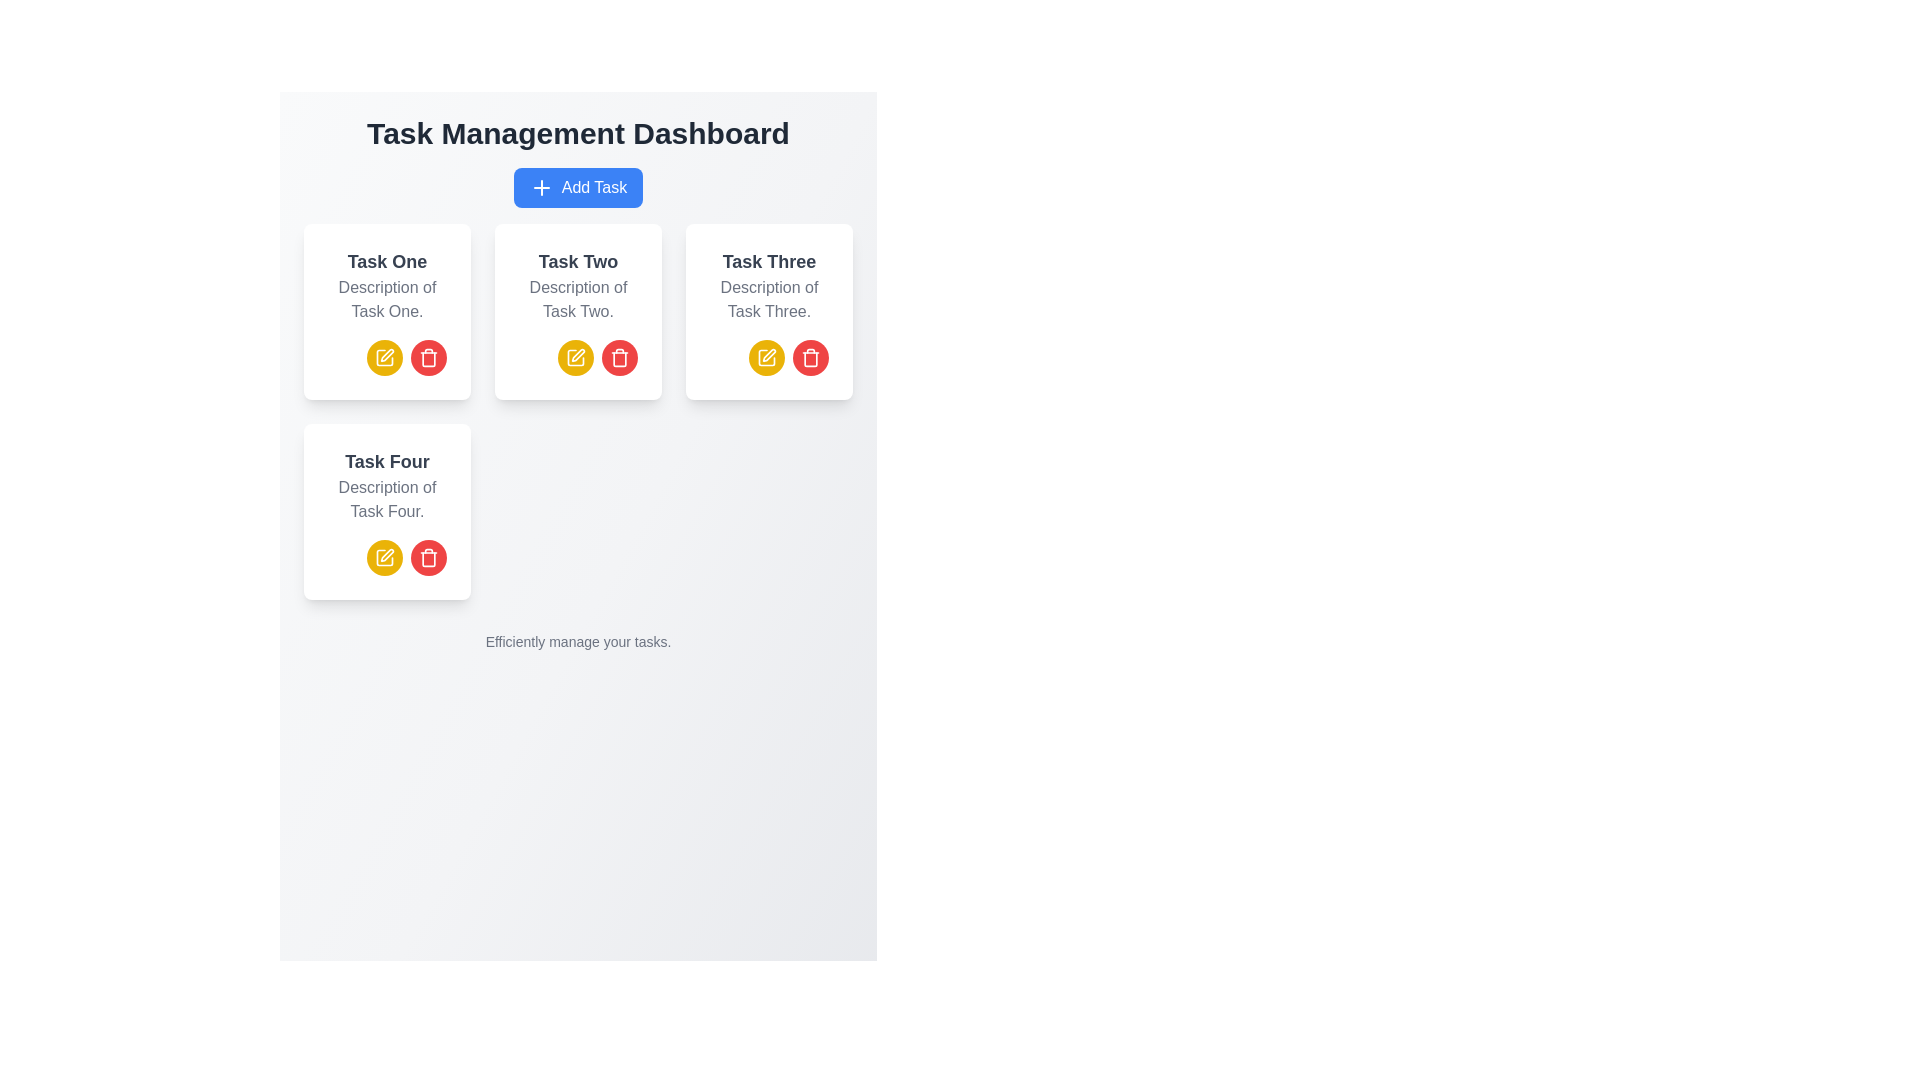 Image resolution: width=1920 pixels, height=1080 pixels. I want to click on the edit icon represented by a pen on a square, located within the card labeled 'Task Two', so click(575, 357).